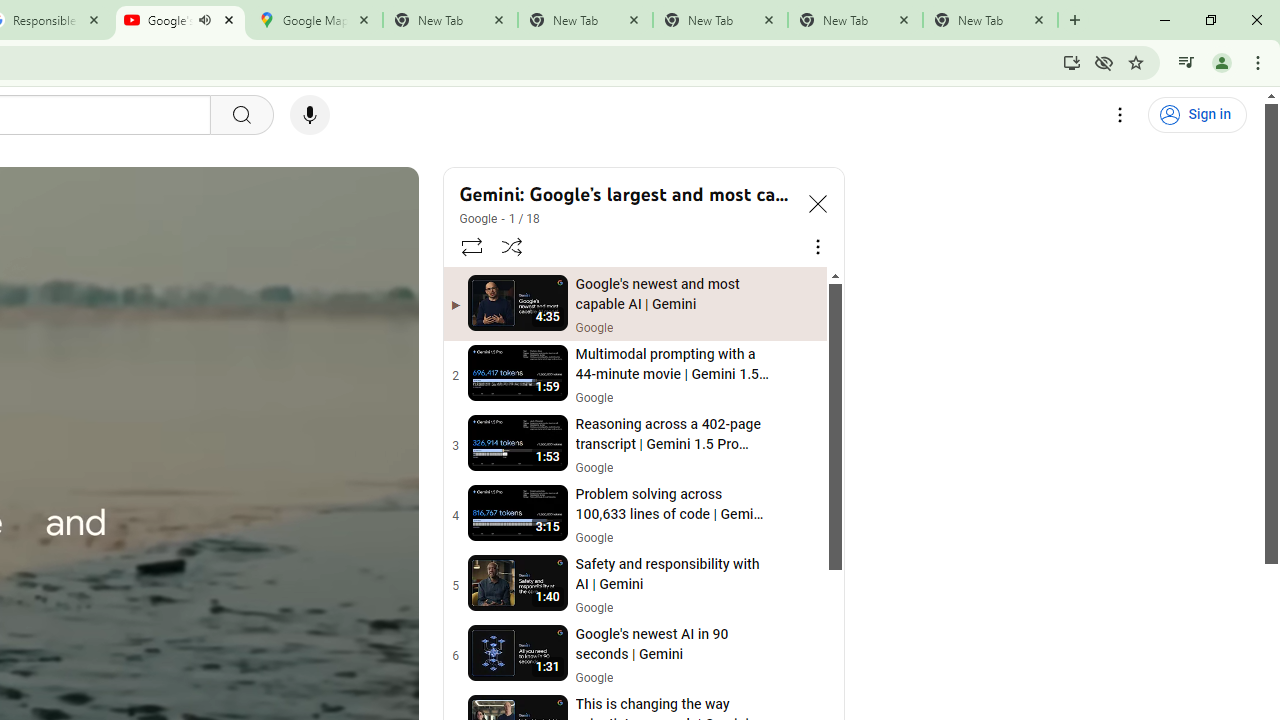  I want to click on 'Loop playlist', so click(470, 245).